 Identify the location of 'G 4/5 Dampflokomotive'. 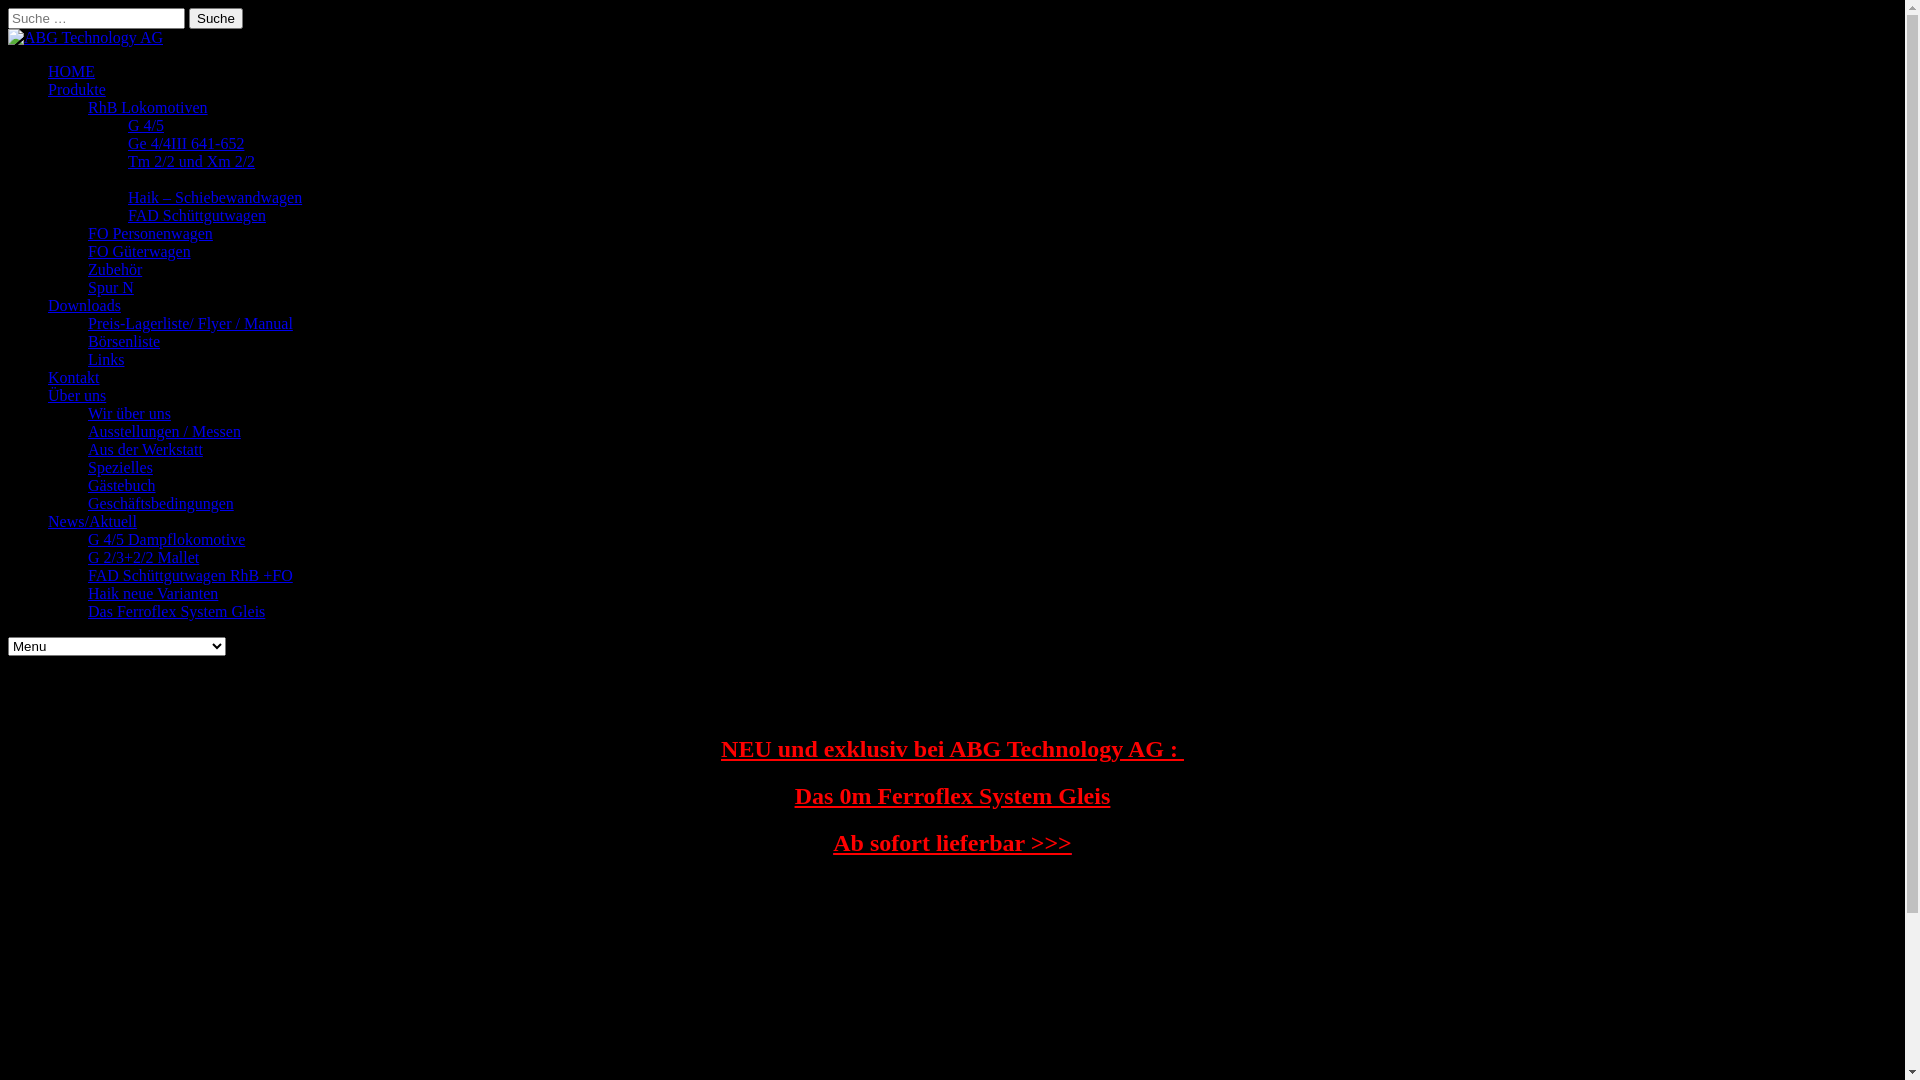
(166, 538).